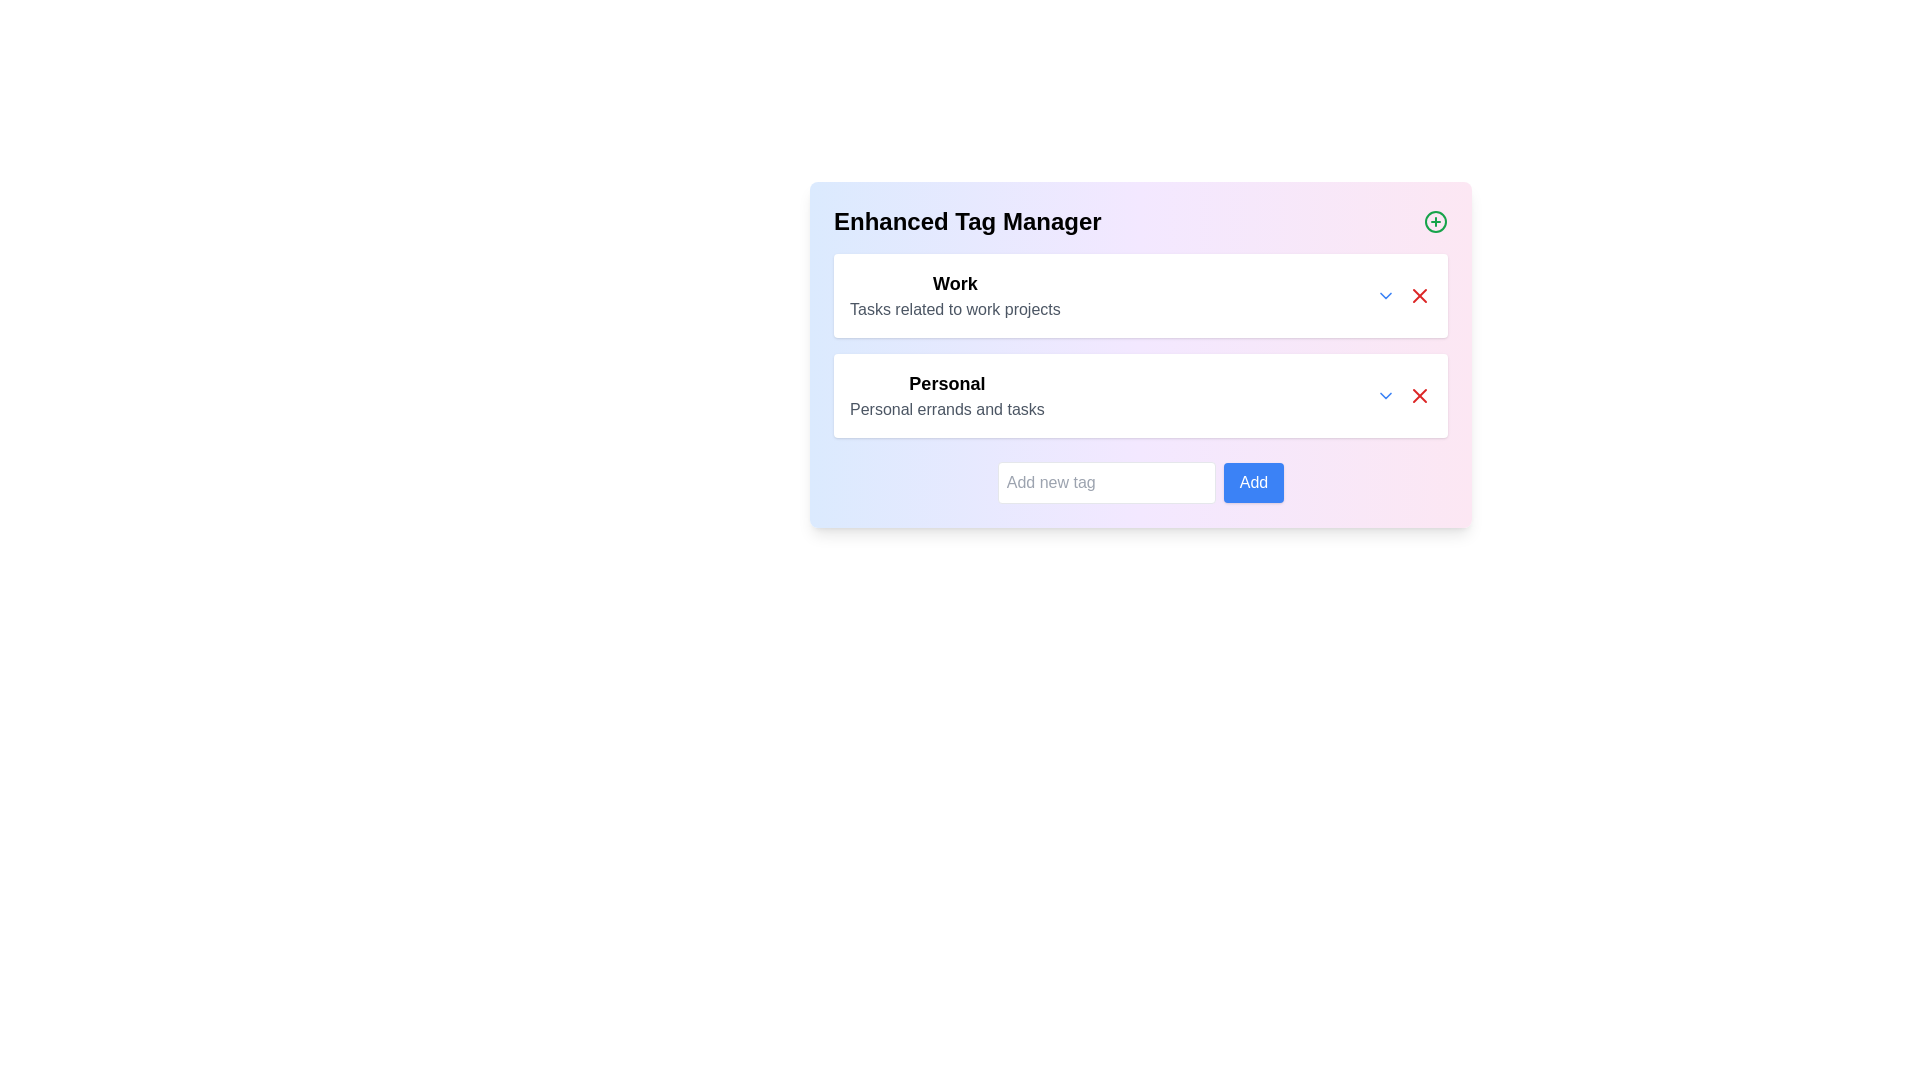  Describe the element at coordinates (1419, 396) in the screenshot. I see `the second stroke of the 'X' icon, which is part of the close button for the 'Personal' tag located at the far right of the tag box` at that location.